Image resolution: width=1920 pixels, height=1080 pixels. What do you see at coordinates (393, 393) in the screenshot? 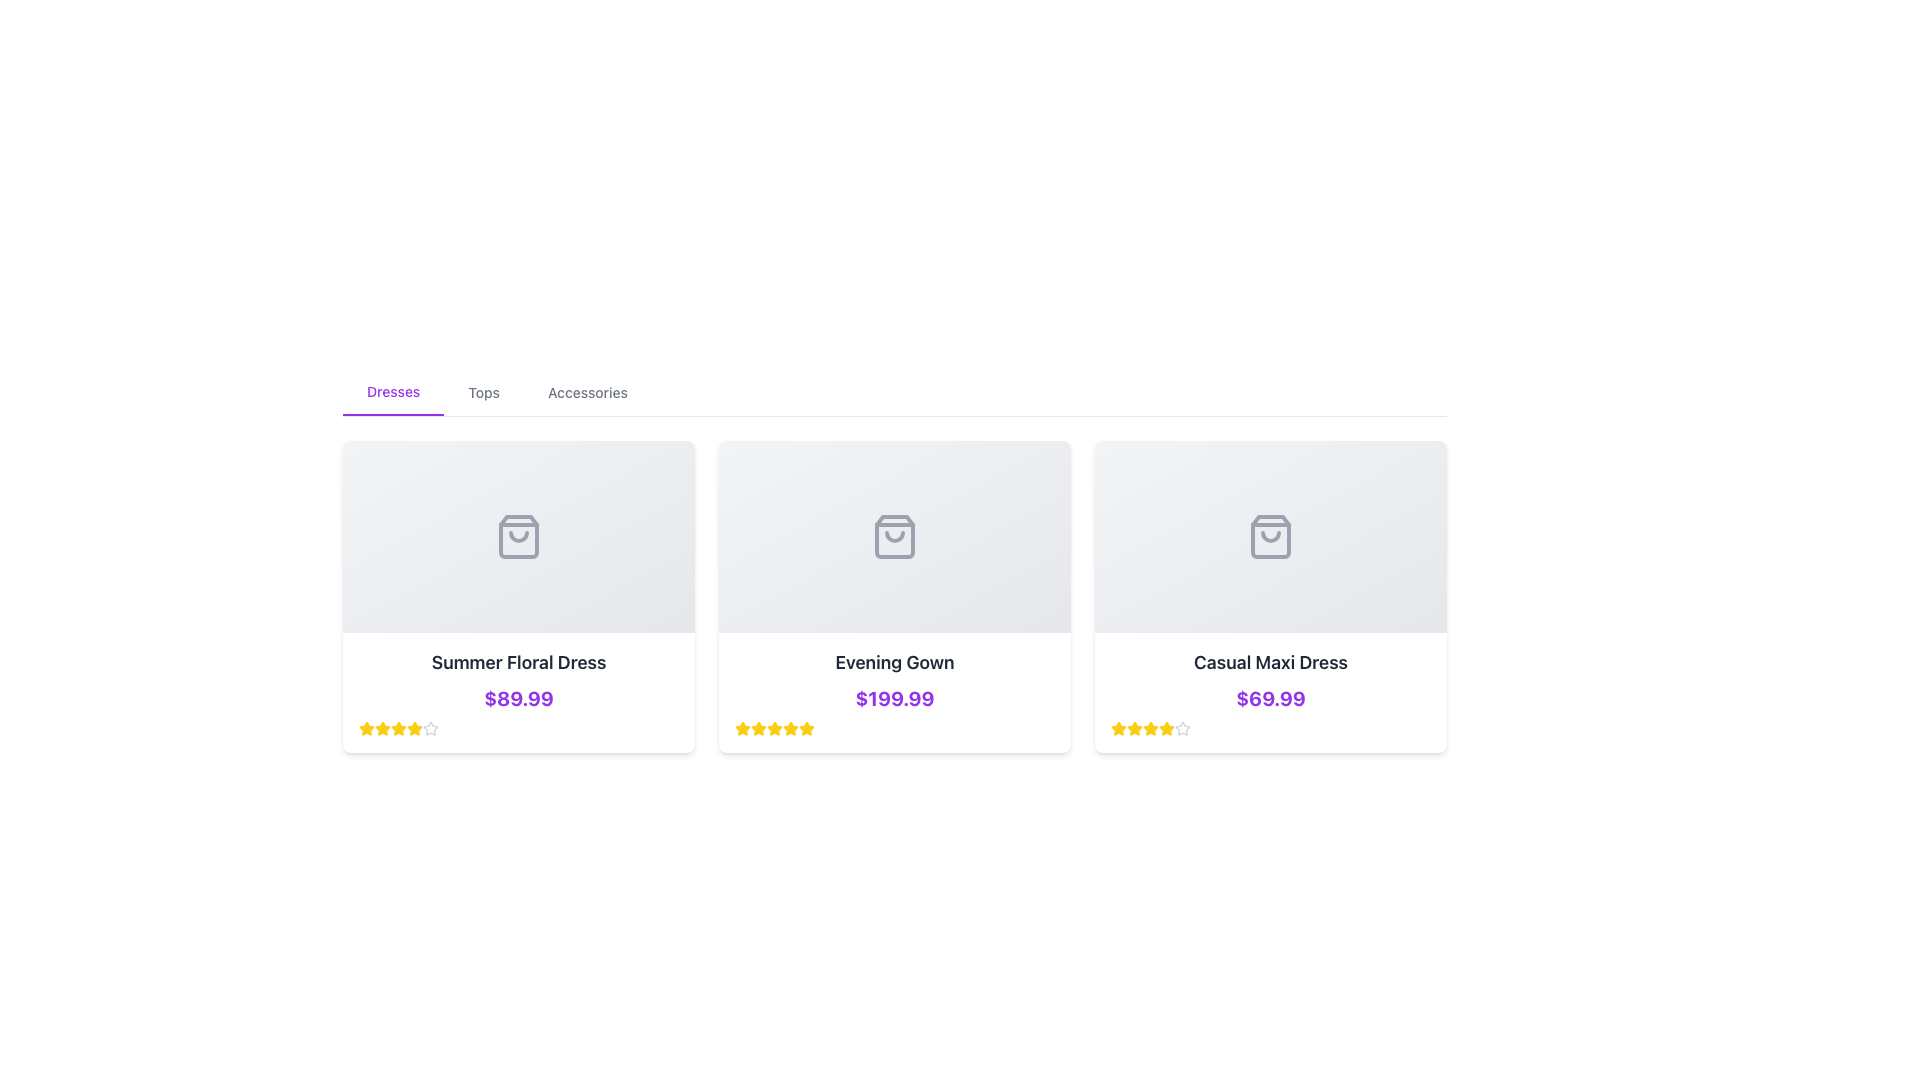
I see `the 'Dresses' button in the horizontal menu bar for accessibility navigation` at bounding box center [393, 393].